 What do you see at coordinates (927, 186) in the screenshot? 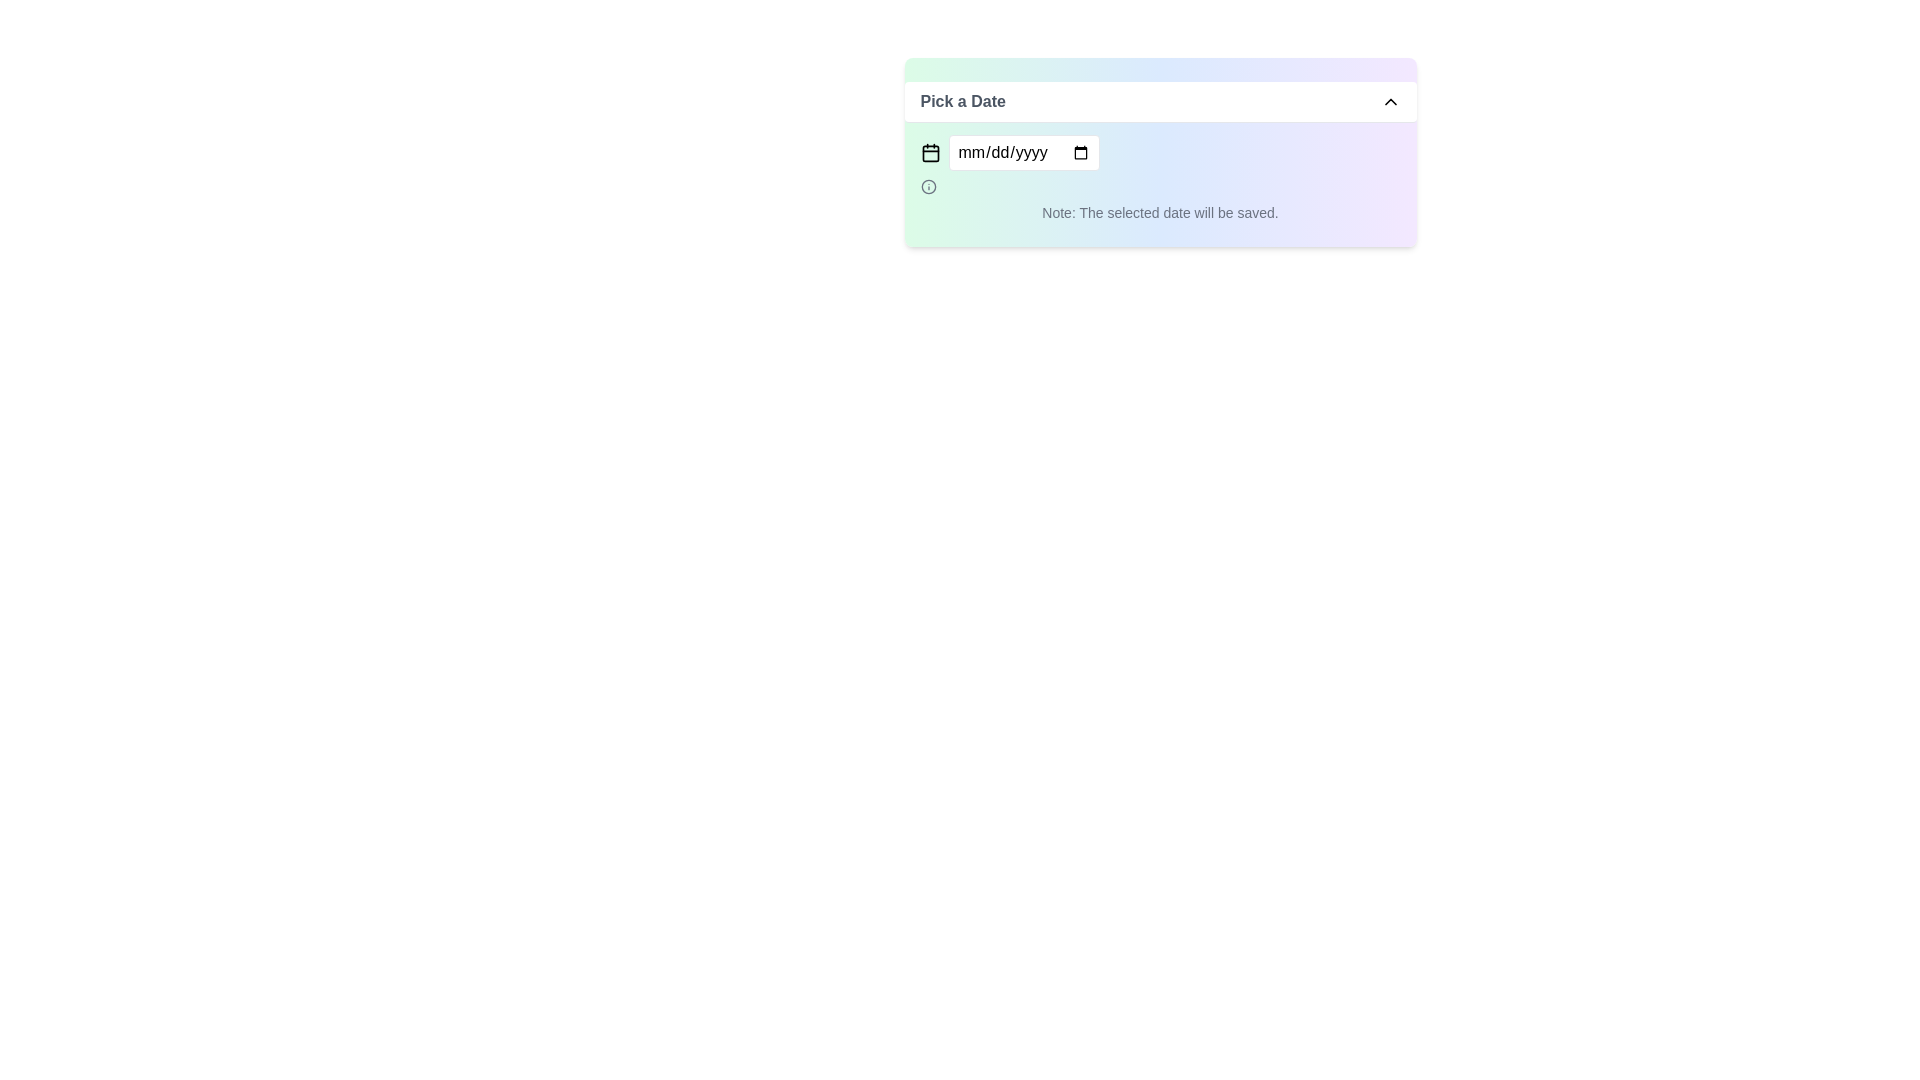
I see `the info icon located under the date input field, to the left of the note text 'Note: The selected date will be saved.'` at bounding box center [927, 186].